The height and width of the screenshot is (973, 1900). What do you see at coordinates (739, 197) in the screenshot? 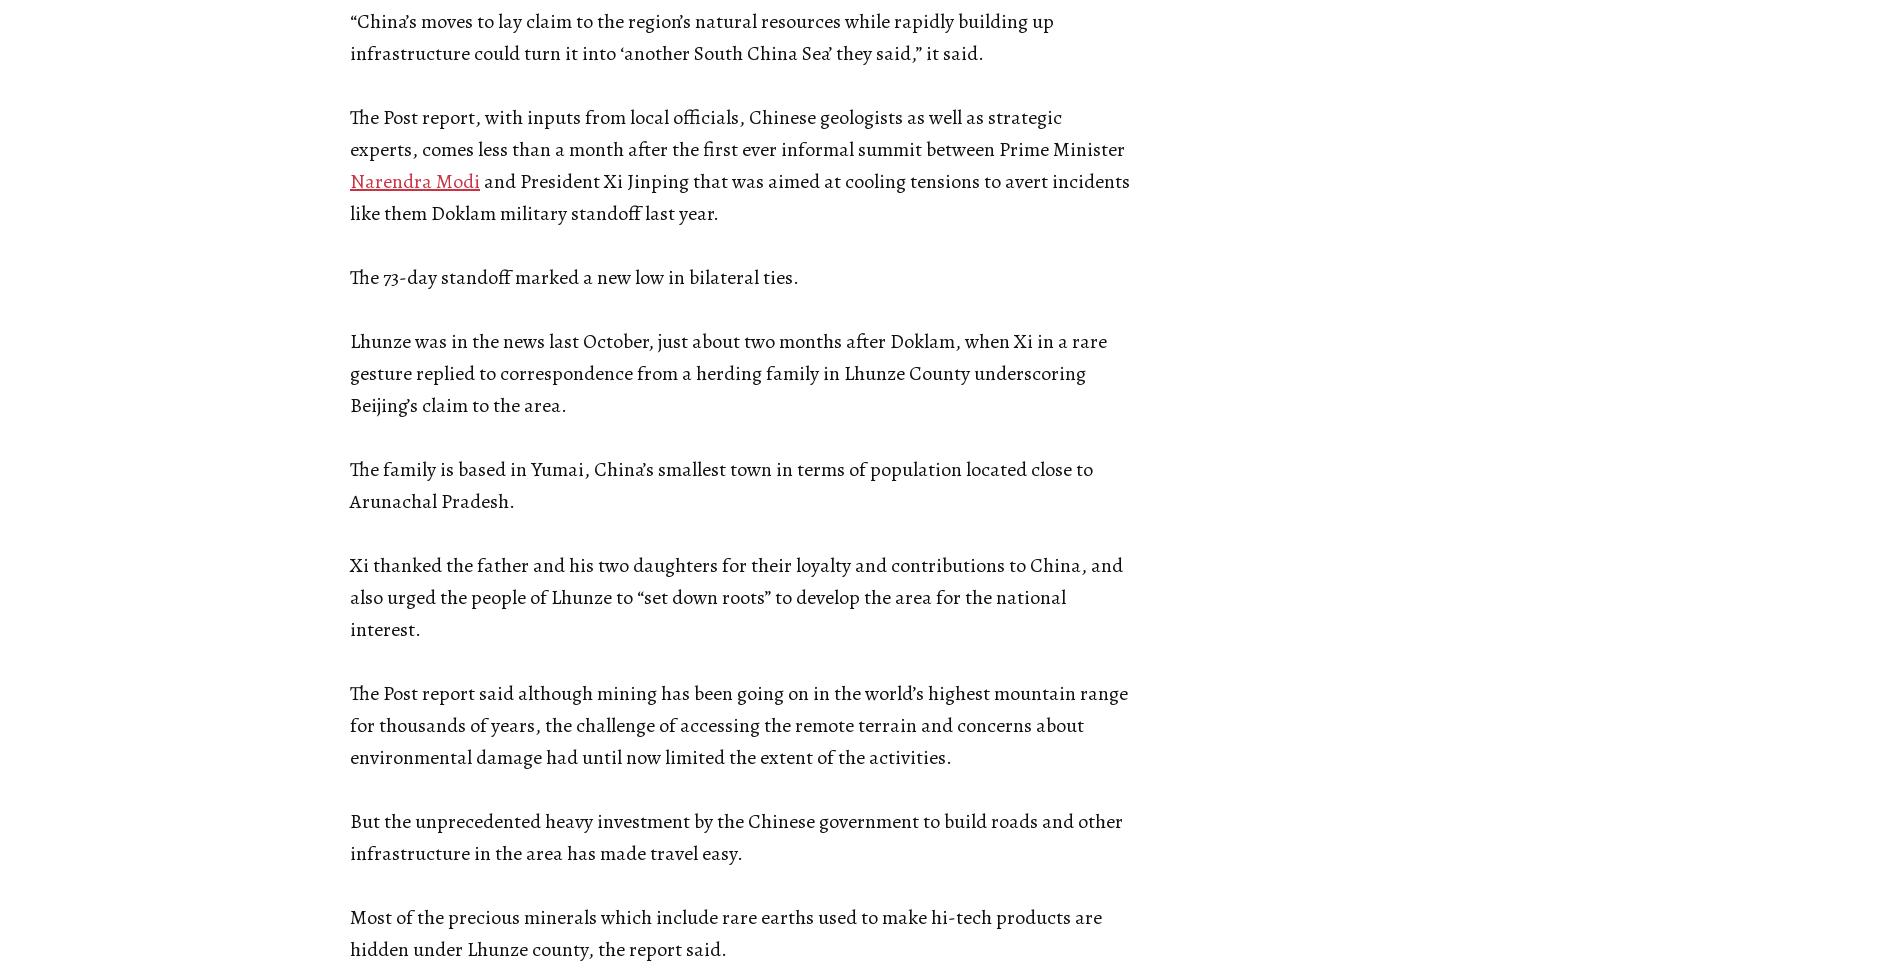
I see `'and President Xi Jinping that was aimed at cooling tensions to avert incidents like them Doklam military standoff last year.'` at bounding box center [739, 197].